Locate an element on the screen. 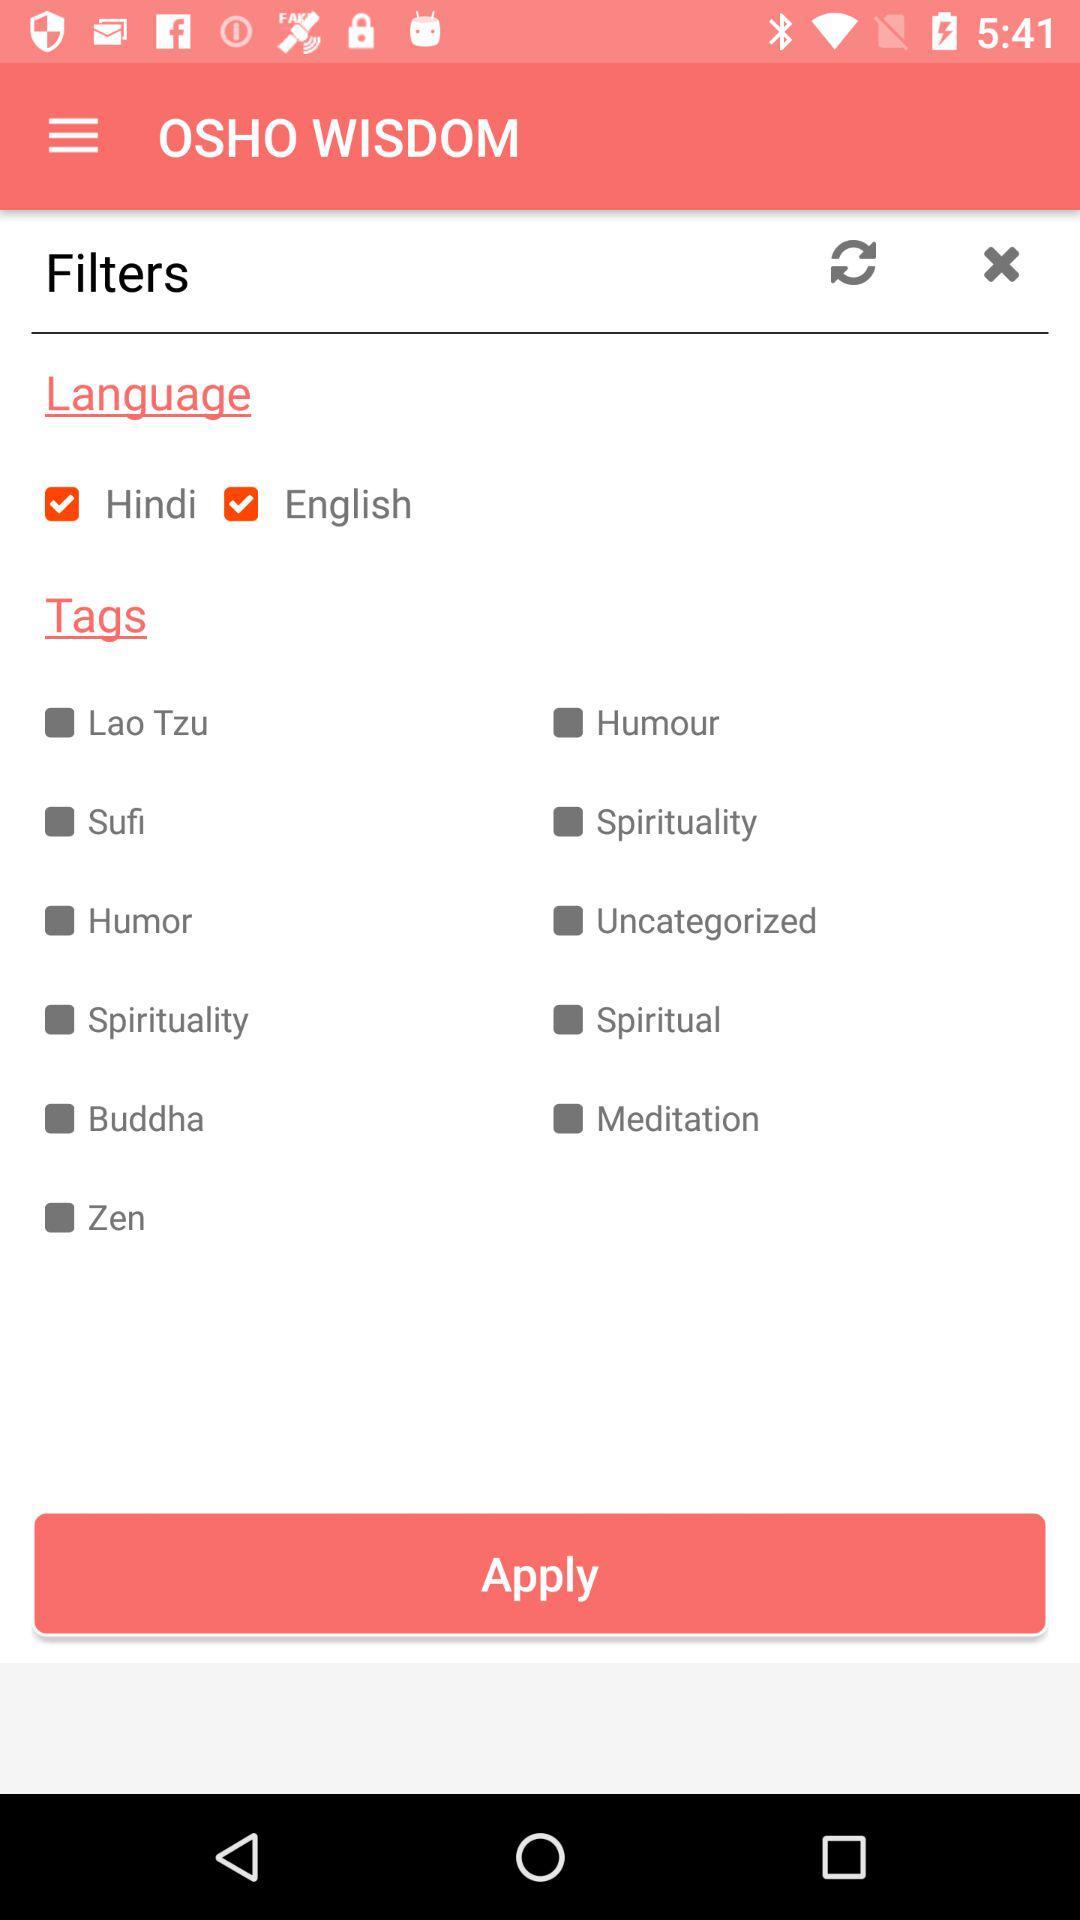  item above filters is located at coordinates (72, 135).